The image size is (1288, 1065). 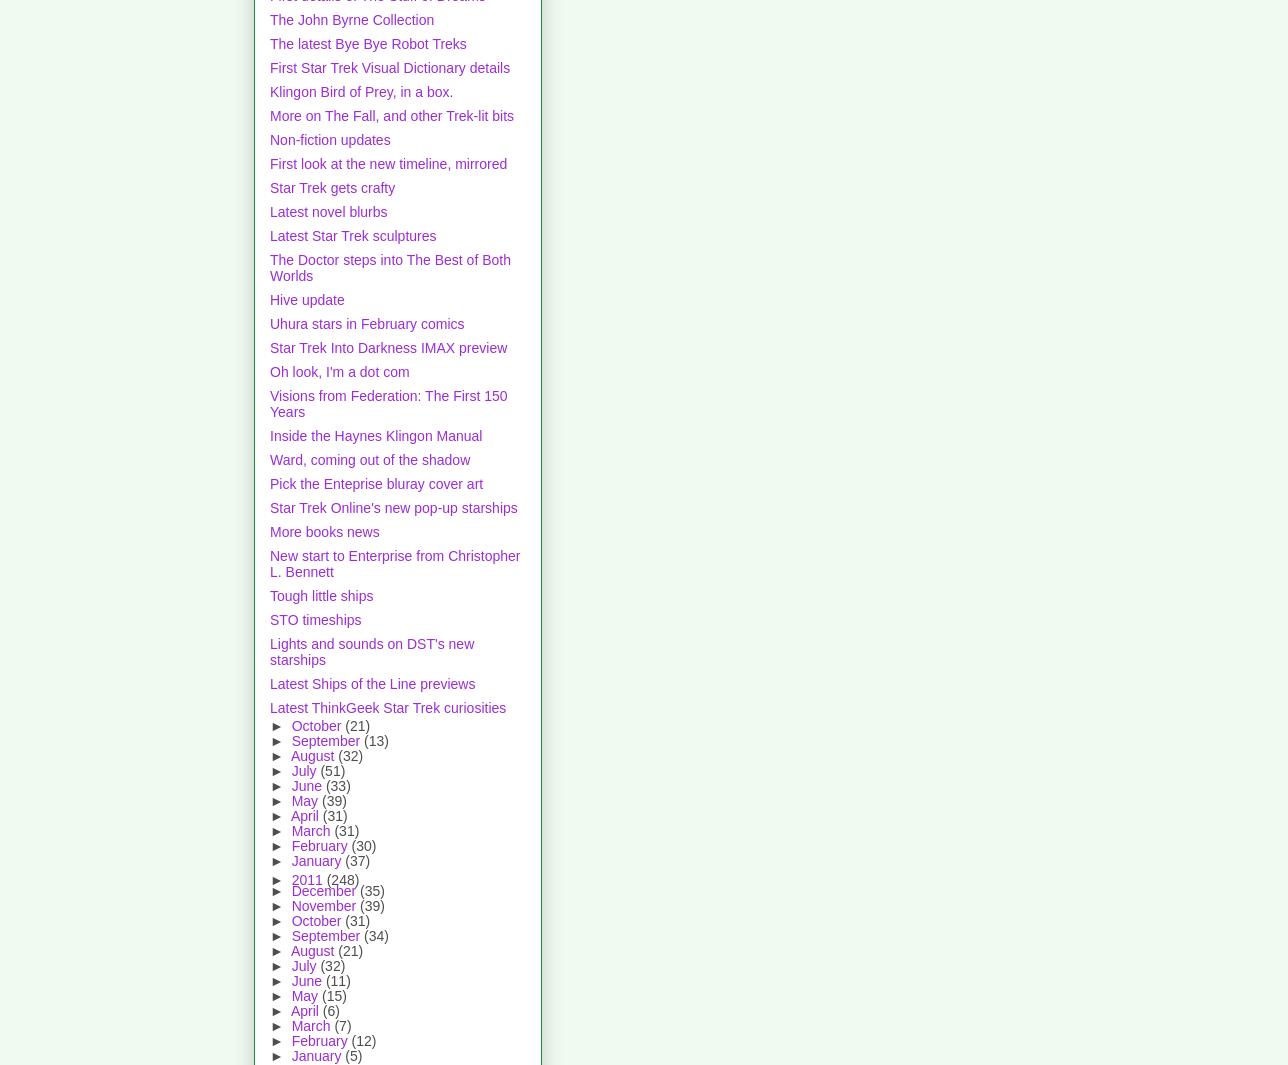 I want to click on 'Ward, coming out of the shadow', so click(x=370, y=458).